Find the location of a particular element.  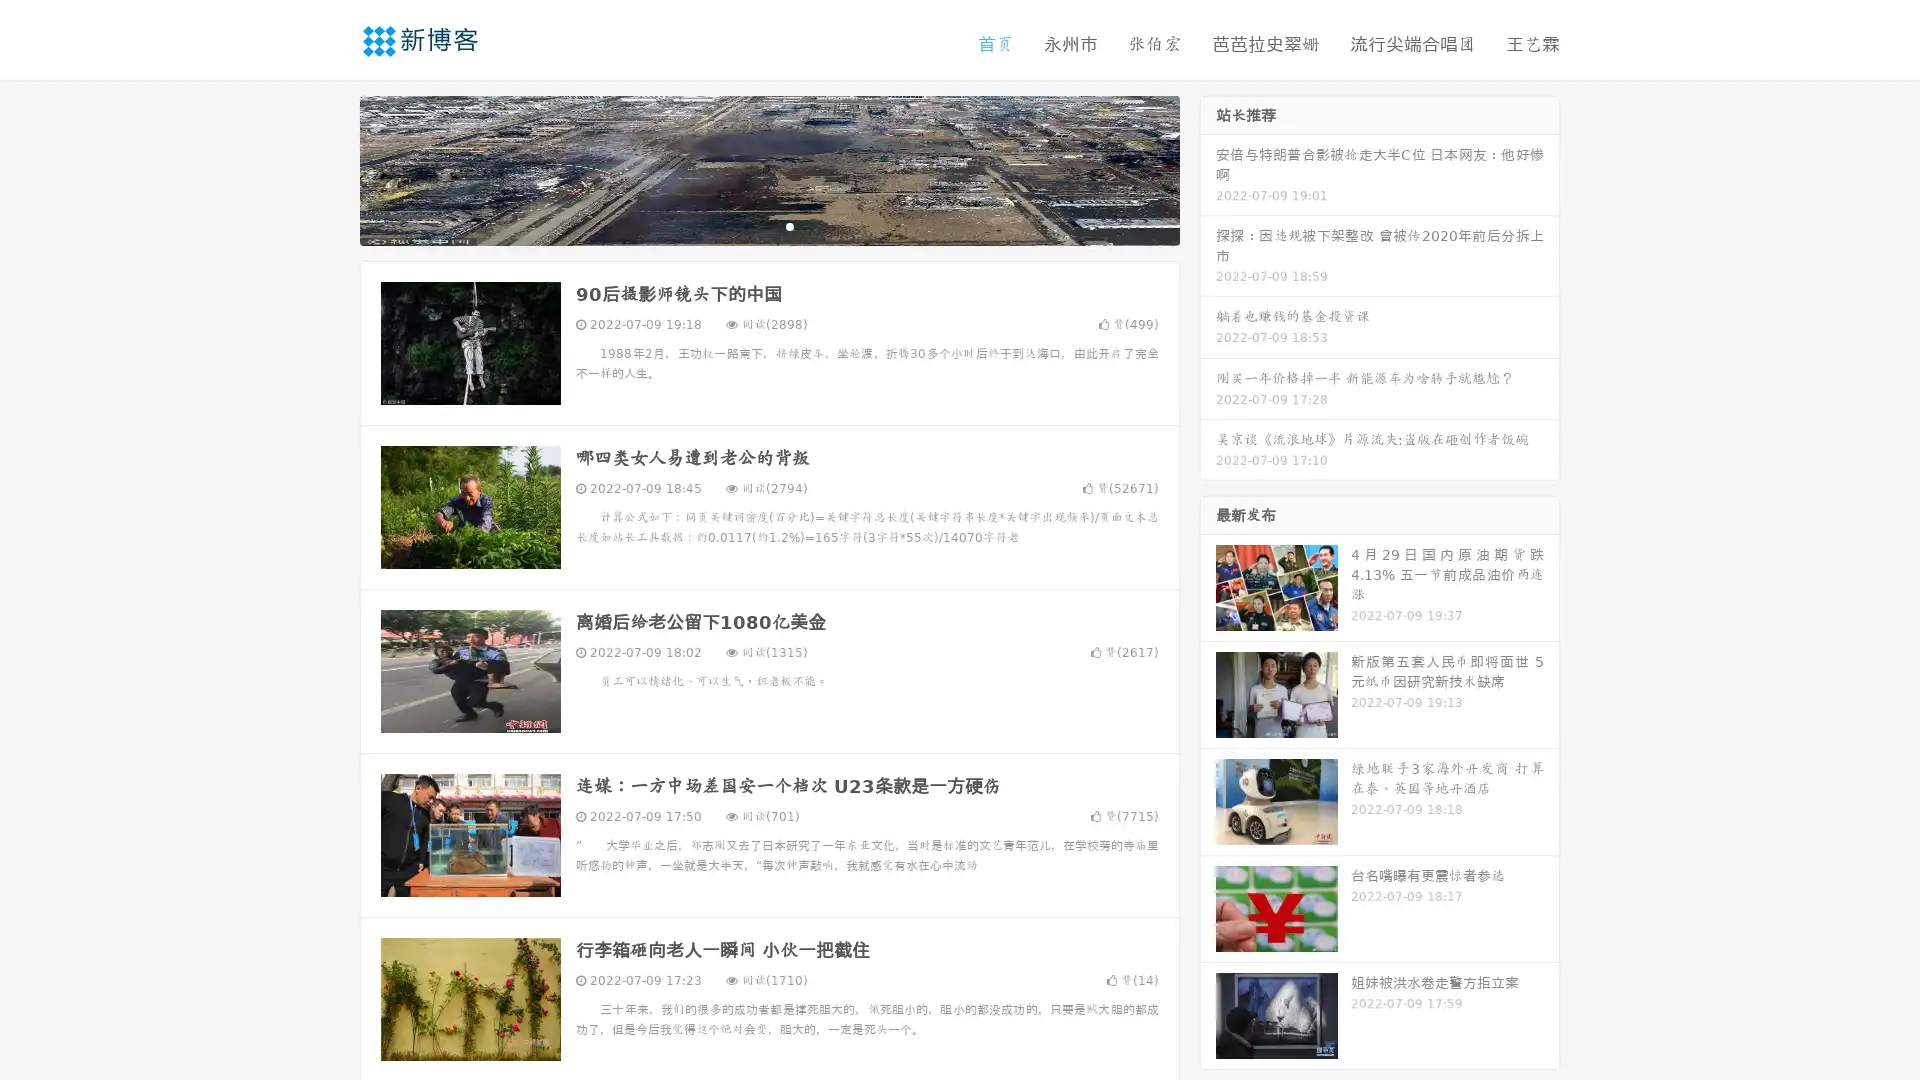

Go to slide 2 is located at coordinates (768, 225).